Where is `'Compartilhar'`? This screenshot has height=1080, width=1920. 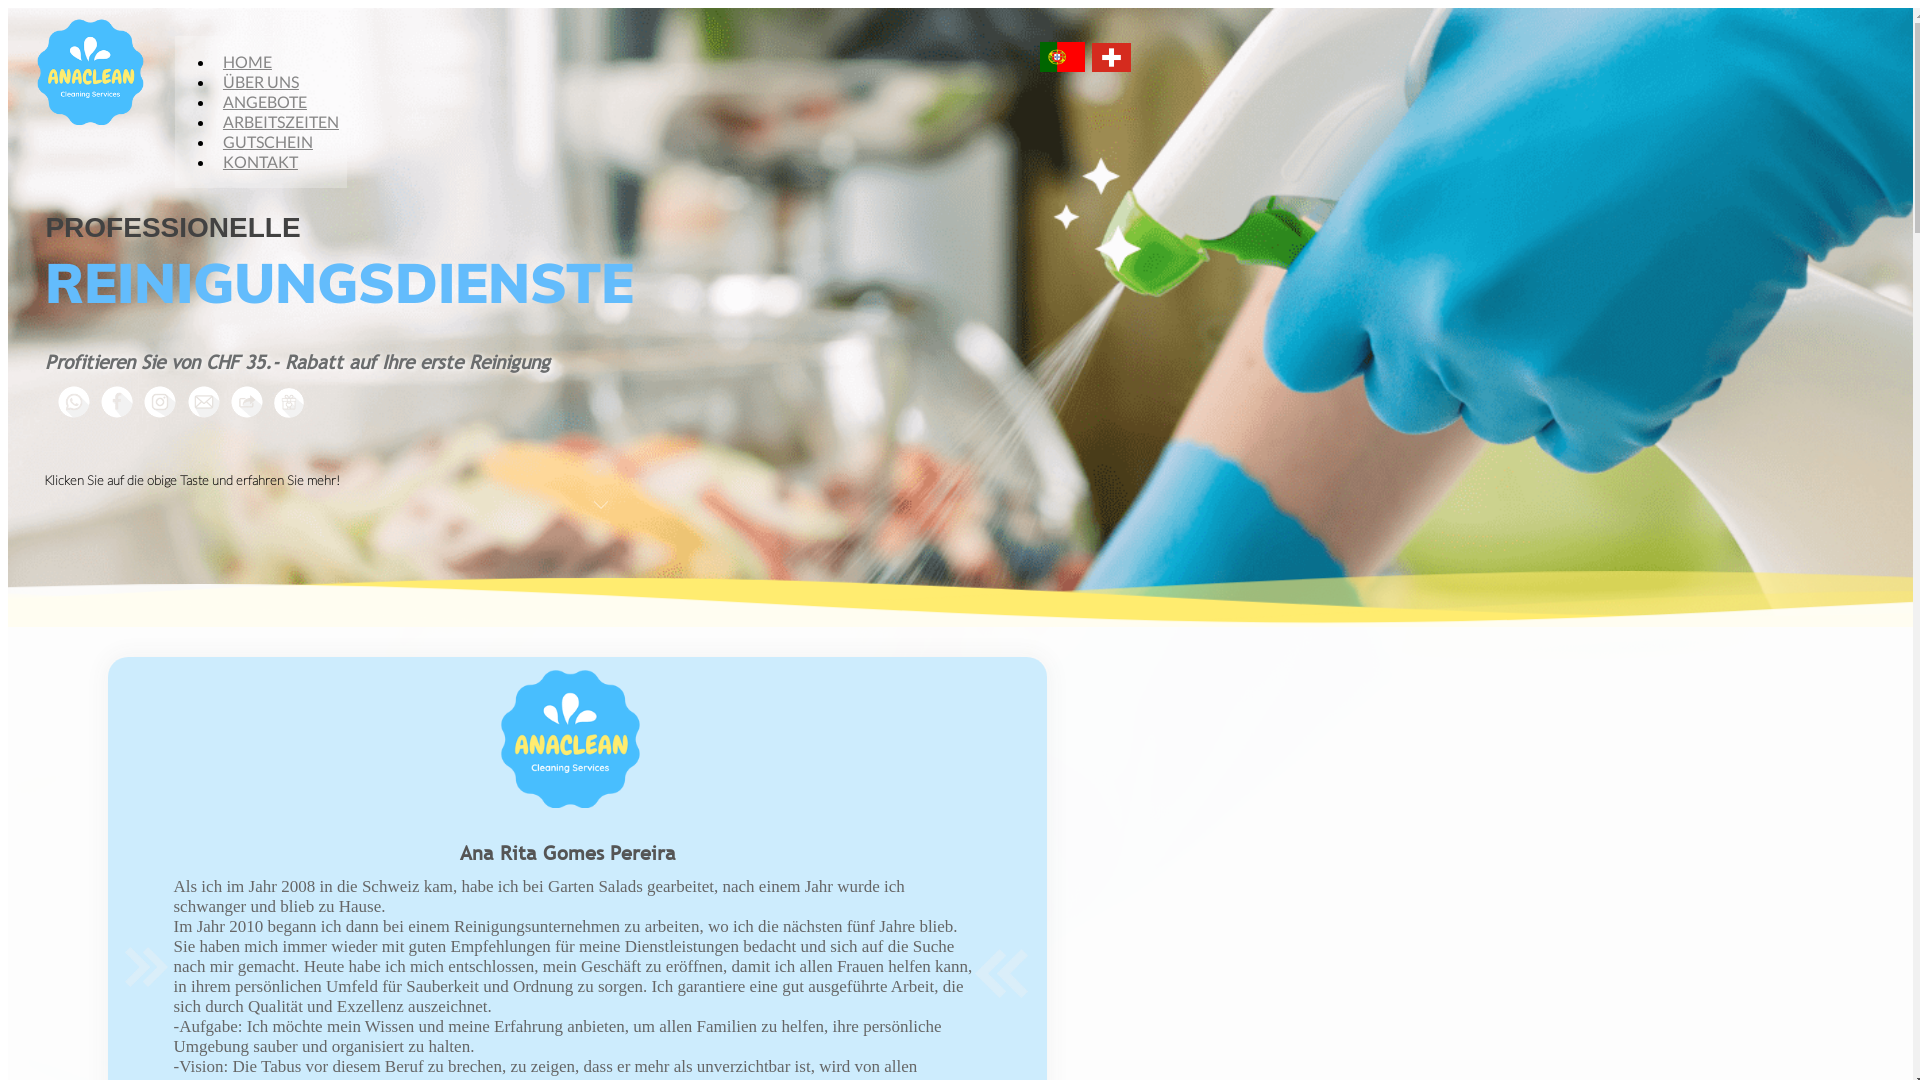 'Compartilhar' is located at coordinates (221, 401).